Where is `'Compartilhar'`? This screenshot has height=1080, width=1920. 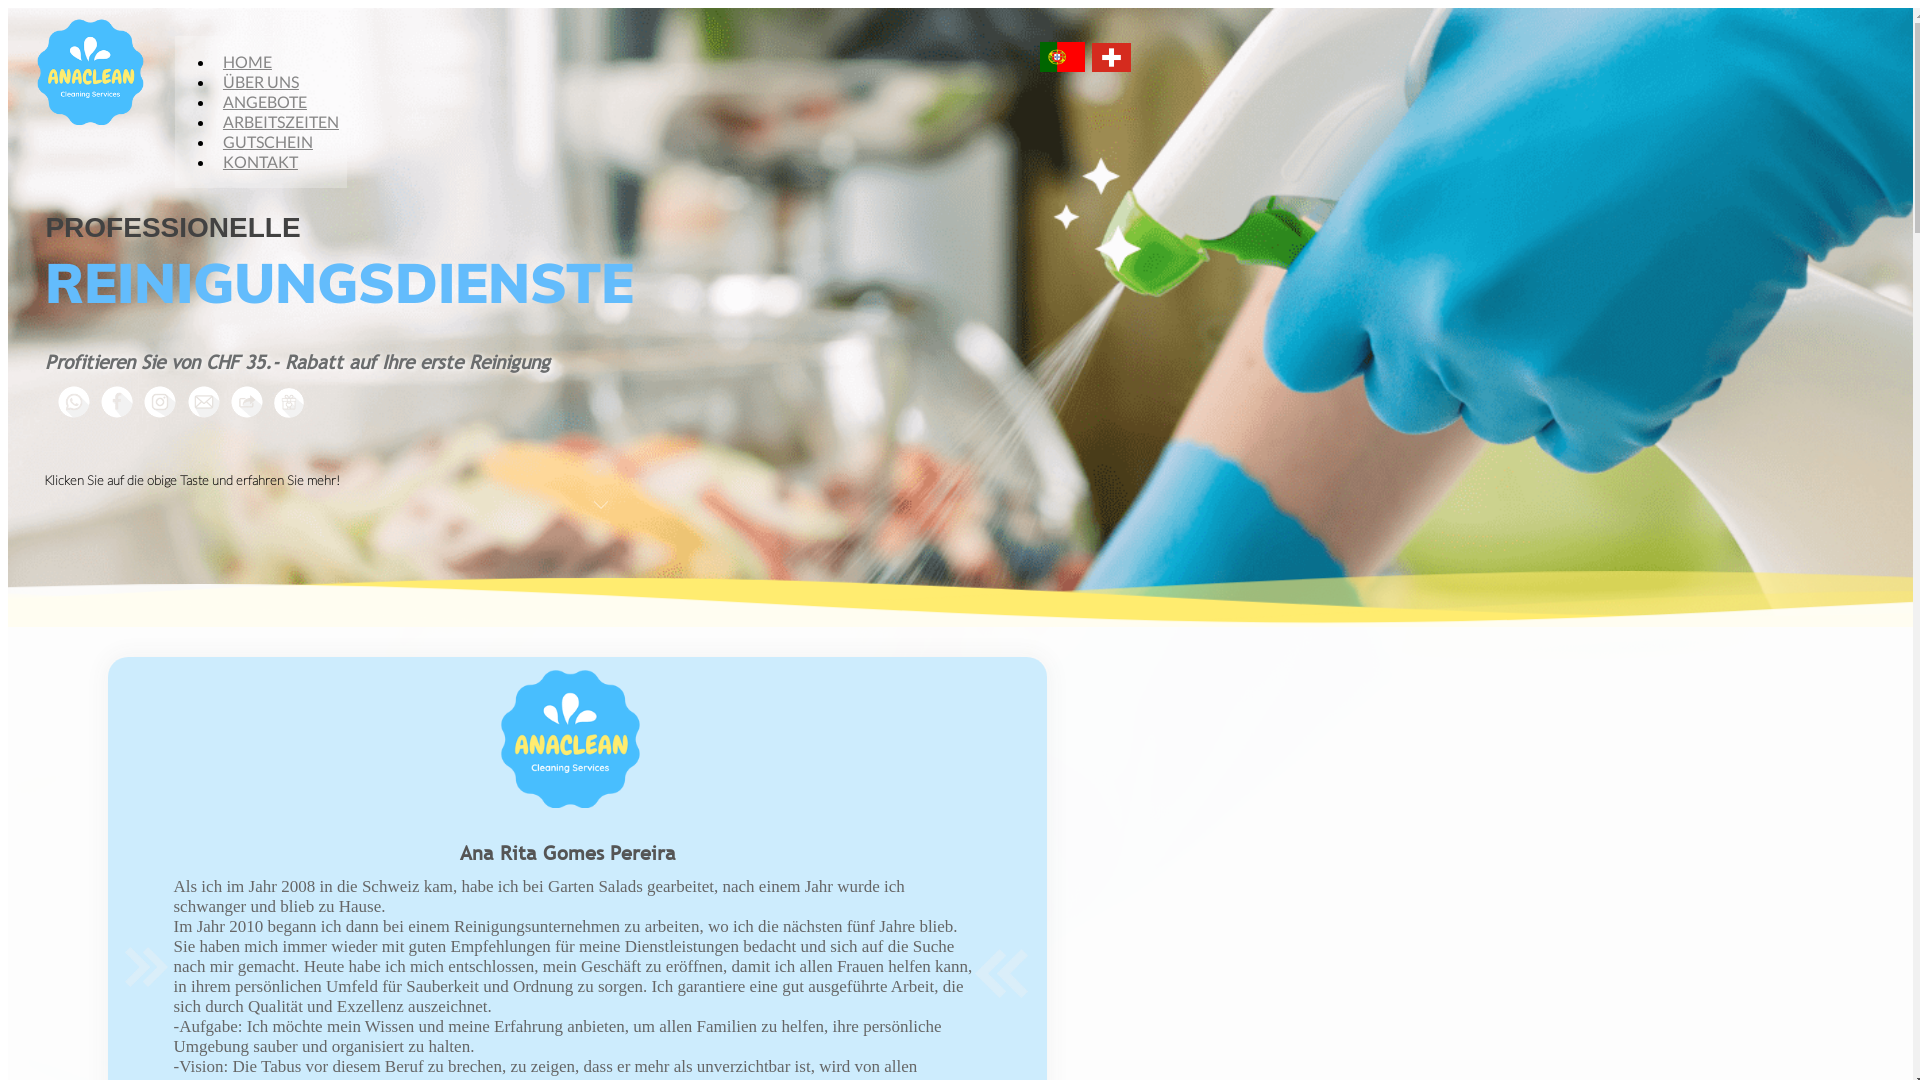 'Compartilhar' is located at coordinates (221, 401).